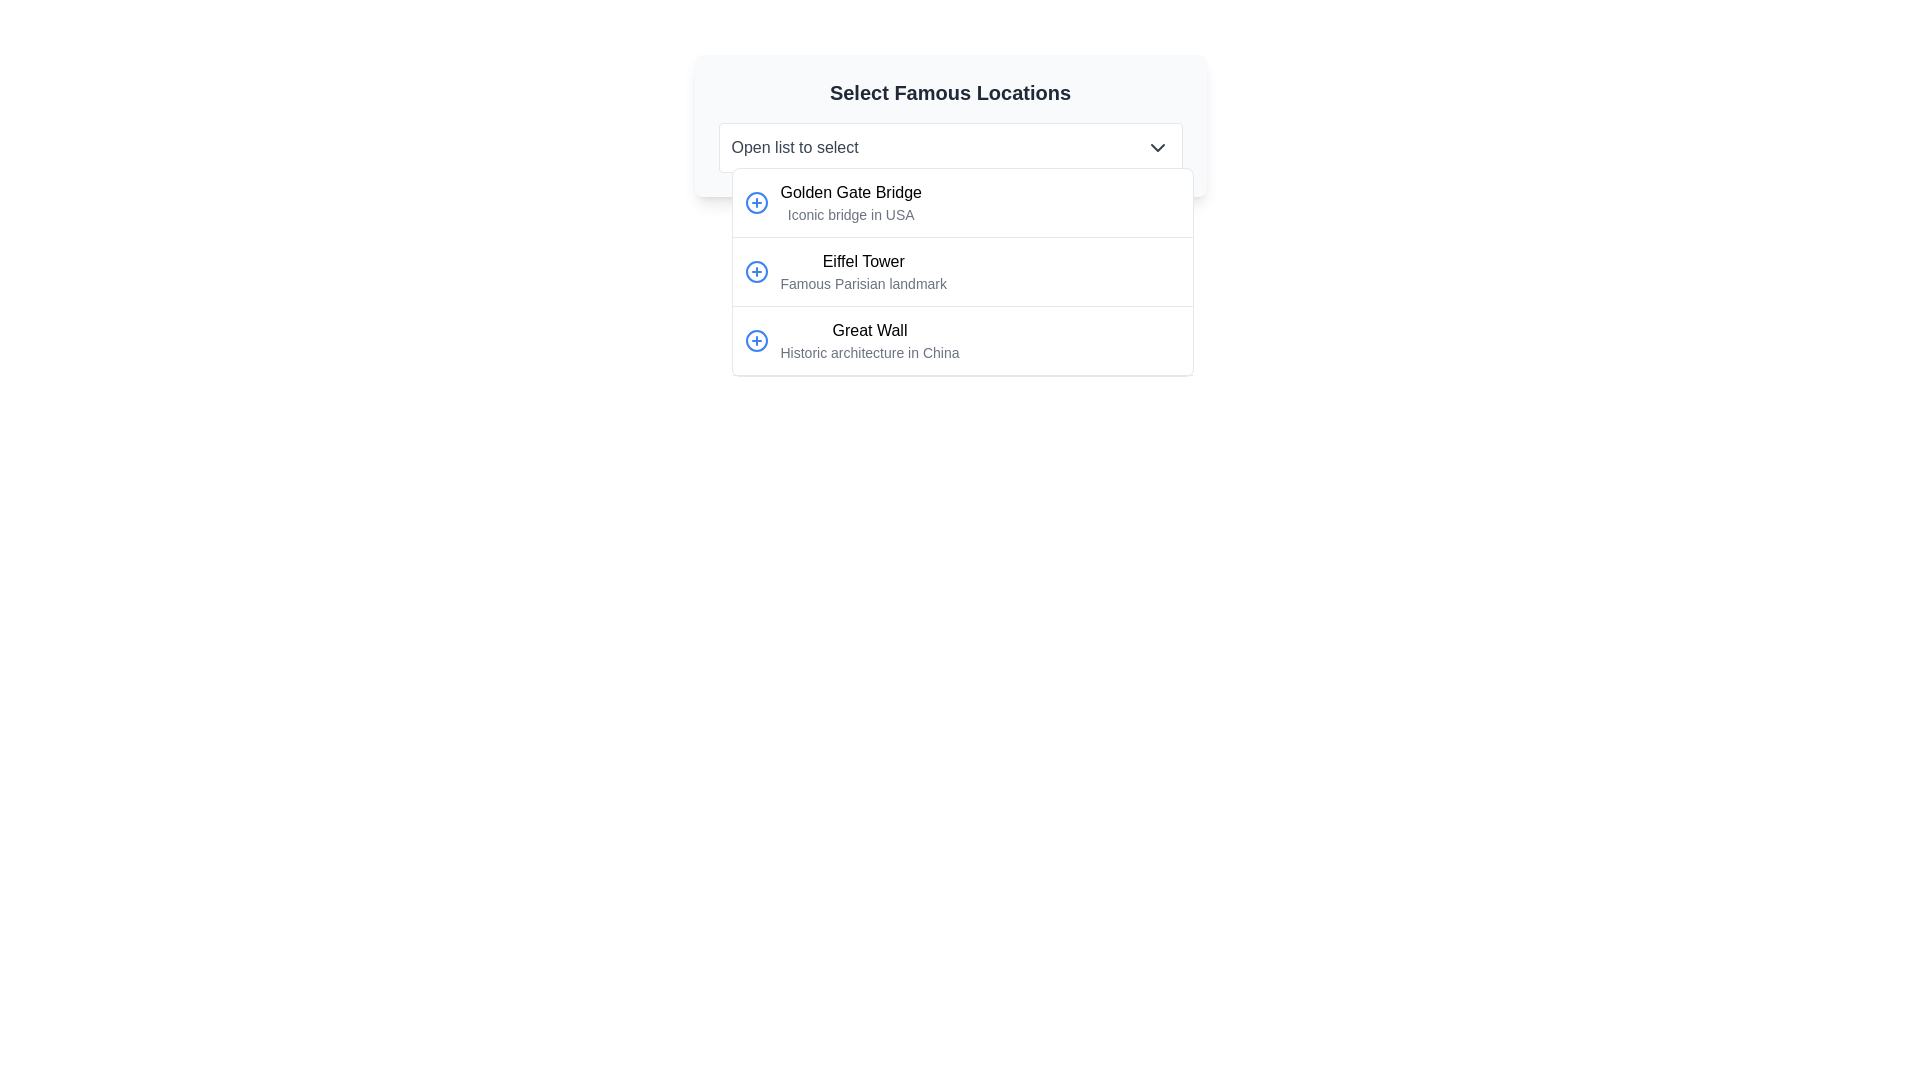 This screenshot has width=1920, height=1080. Describe the element at coordinates (755, 203) in the screenshot. I see `the circular blue plus icon located to the left of the 'Golden Gate Bridge' entry in the dropdown list by` at that location.